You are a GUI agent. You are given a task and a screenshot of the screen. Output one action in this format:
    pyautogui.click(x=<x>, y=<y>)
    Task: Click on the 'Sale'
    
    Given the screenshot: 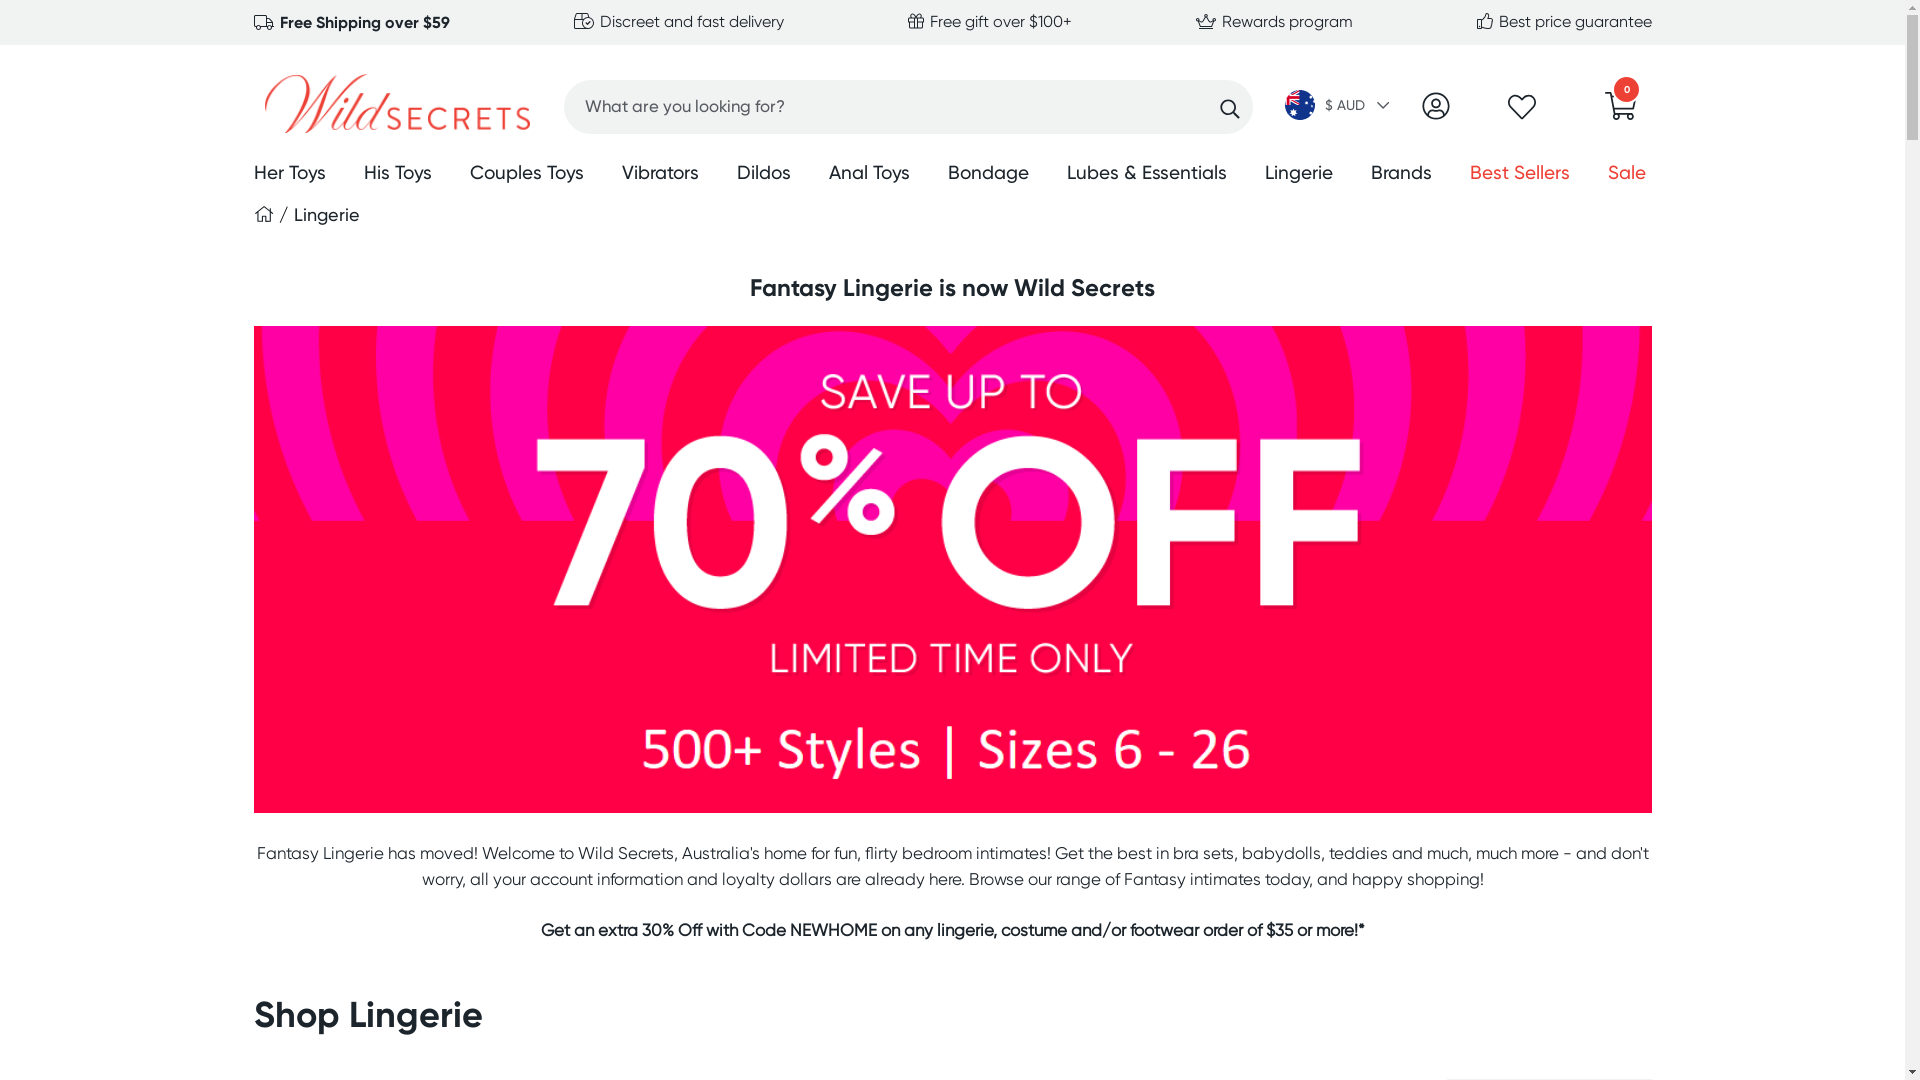 What is the action you would take?
    pyautogui.click(x=1627, y=173)
    